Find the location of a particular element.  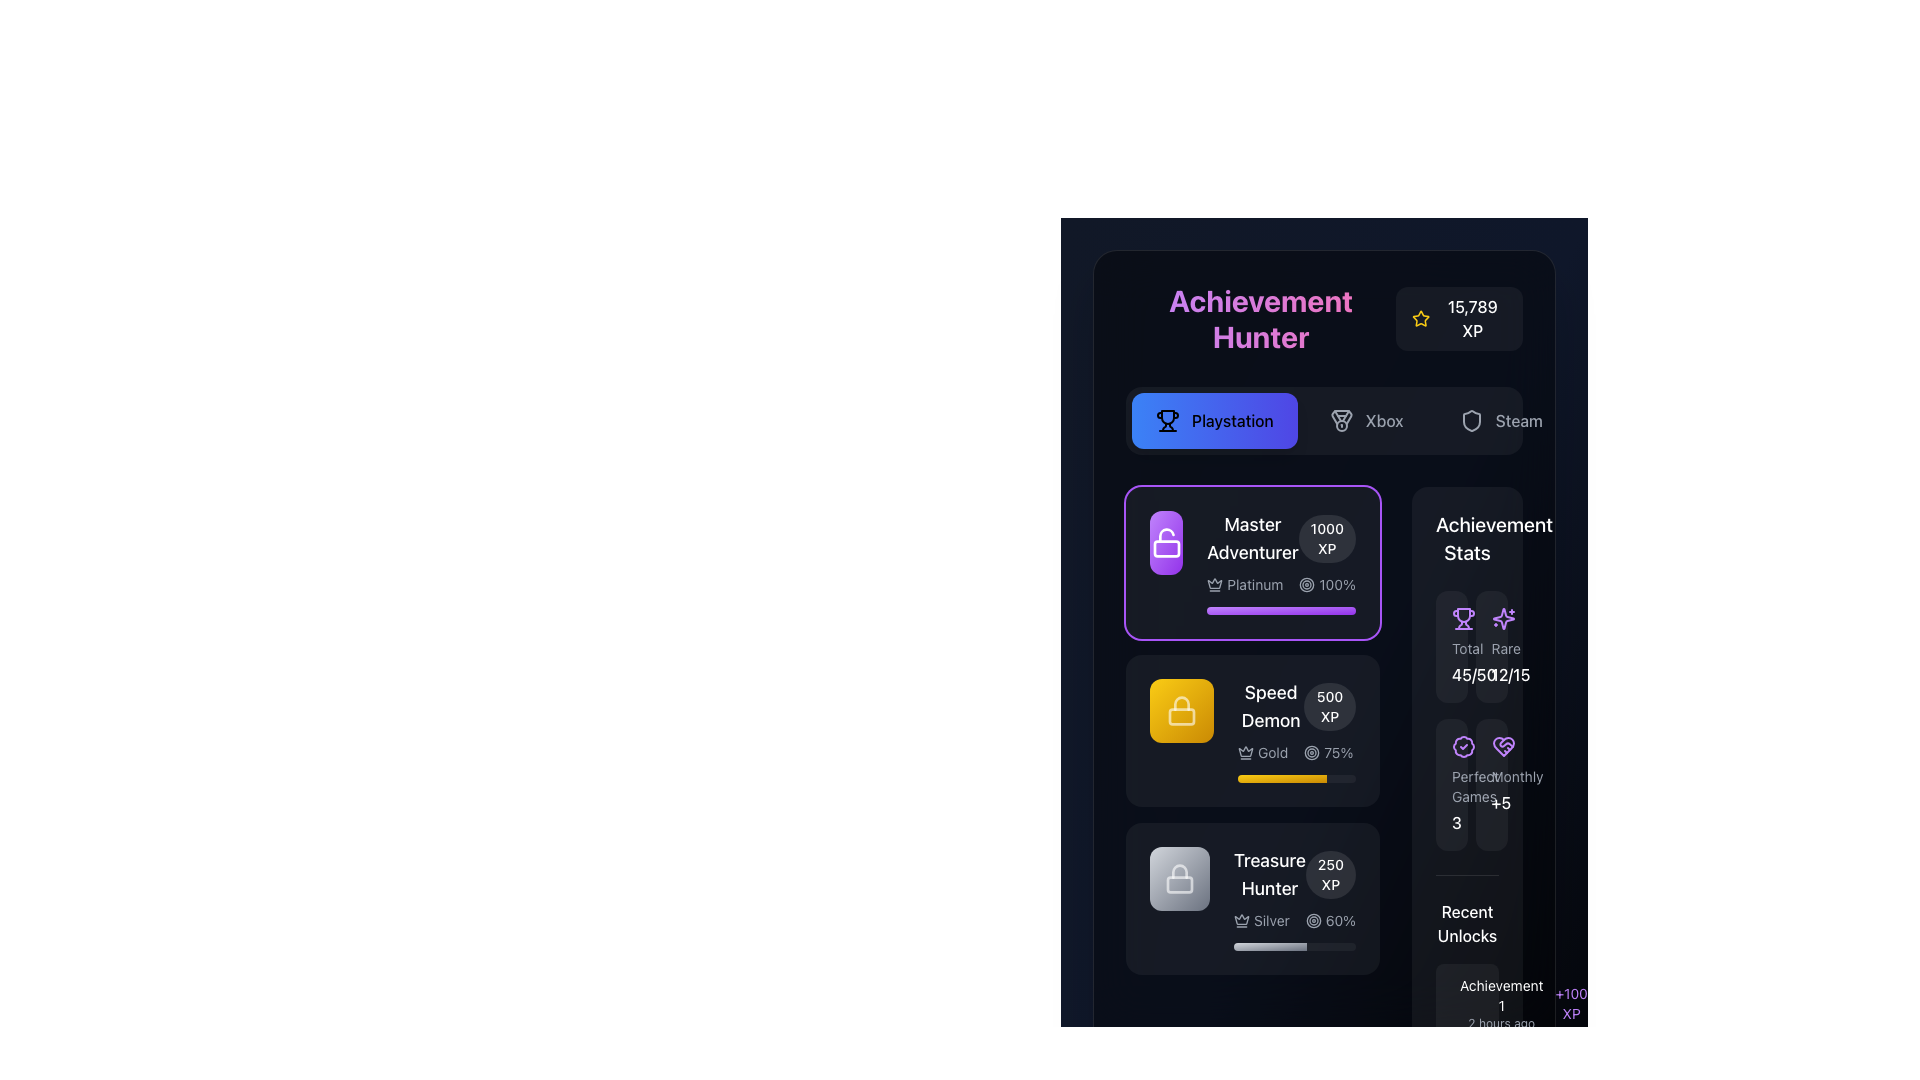

the achievement icon located centrally within the 'Master Adventurer' box on the main dashboard is located at coordinates (1464, 613).